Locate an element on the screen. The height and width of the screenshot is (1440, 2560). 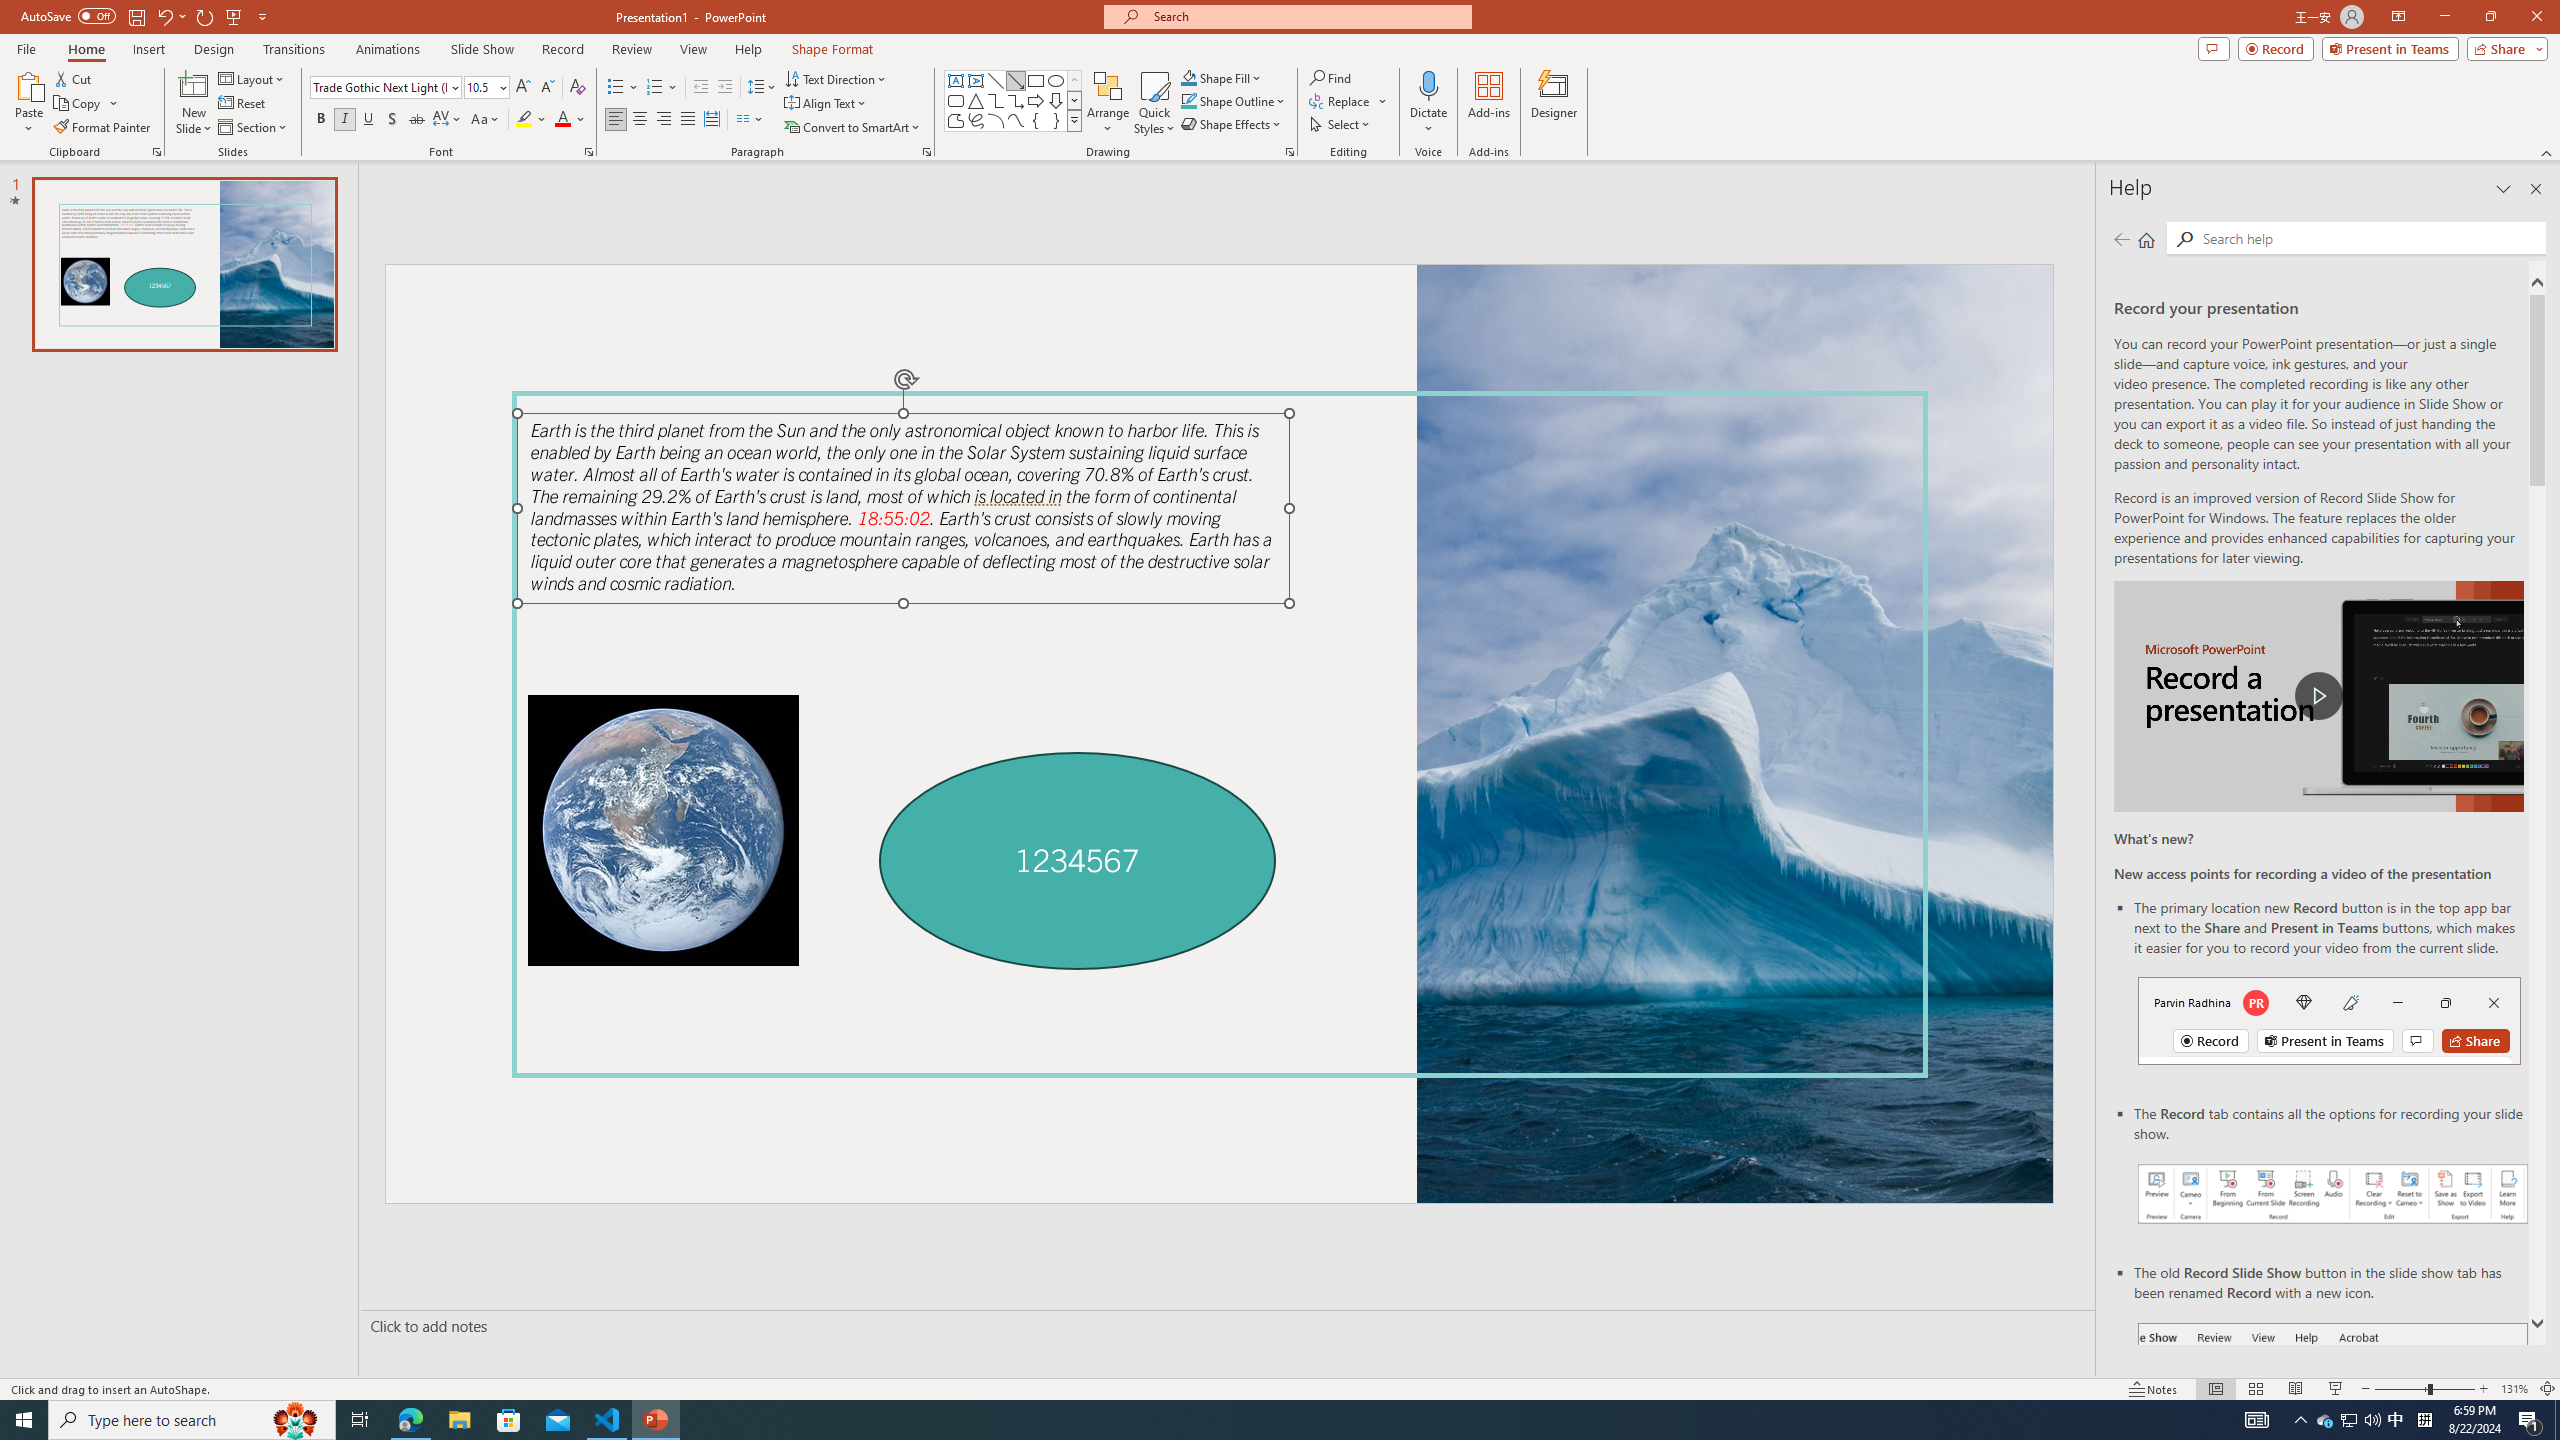
'Previous page' is located at coordinates (2121, 238).